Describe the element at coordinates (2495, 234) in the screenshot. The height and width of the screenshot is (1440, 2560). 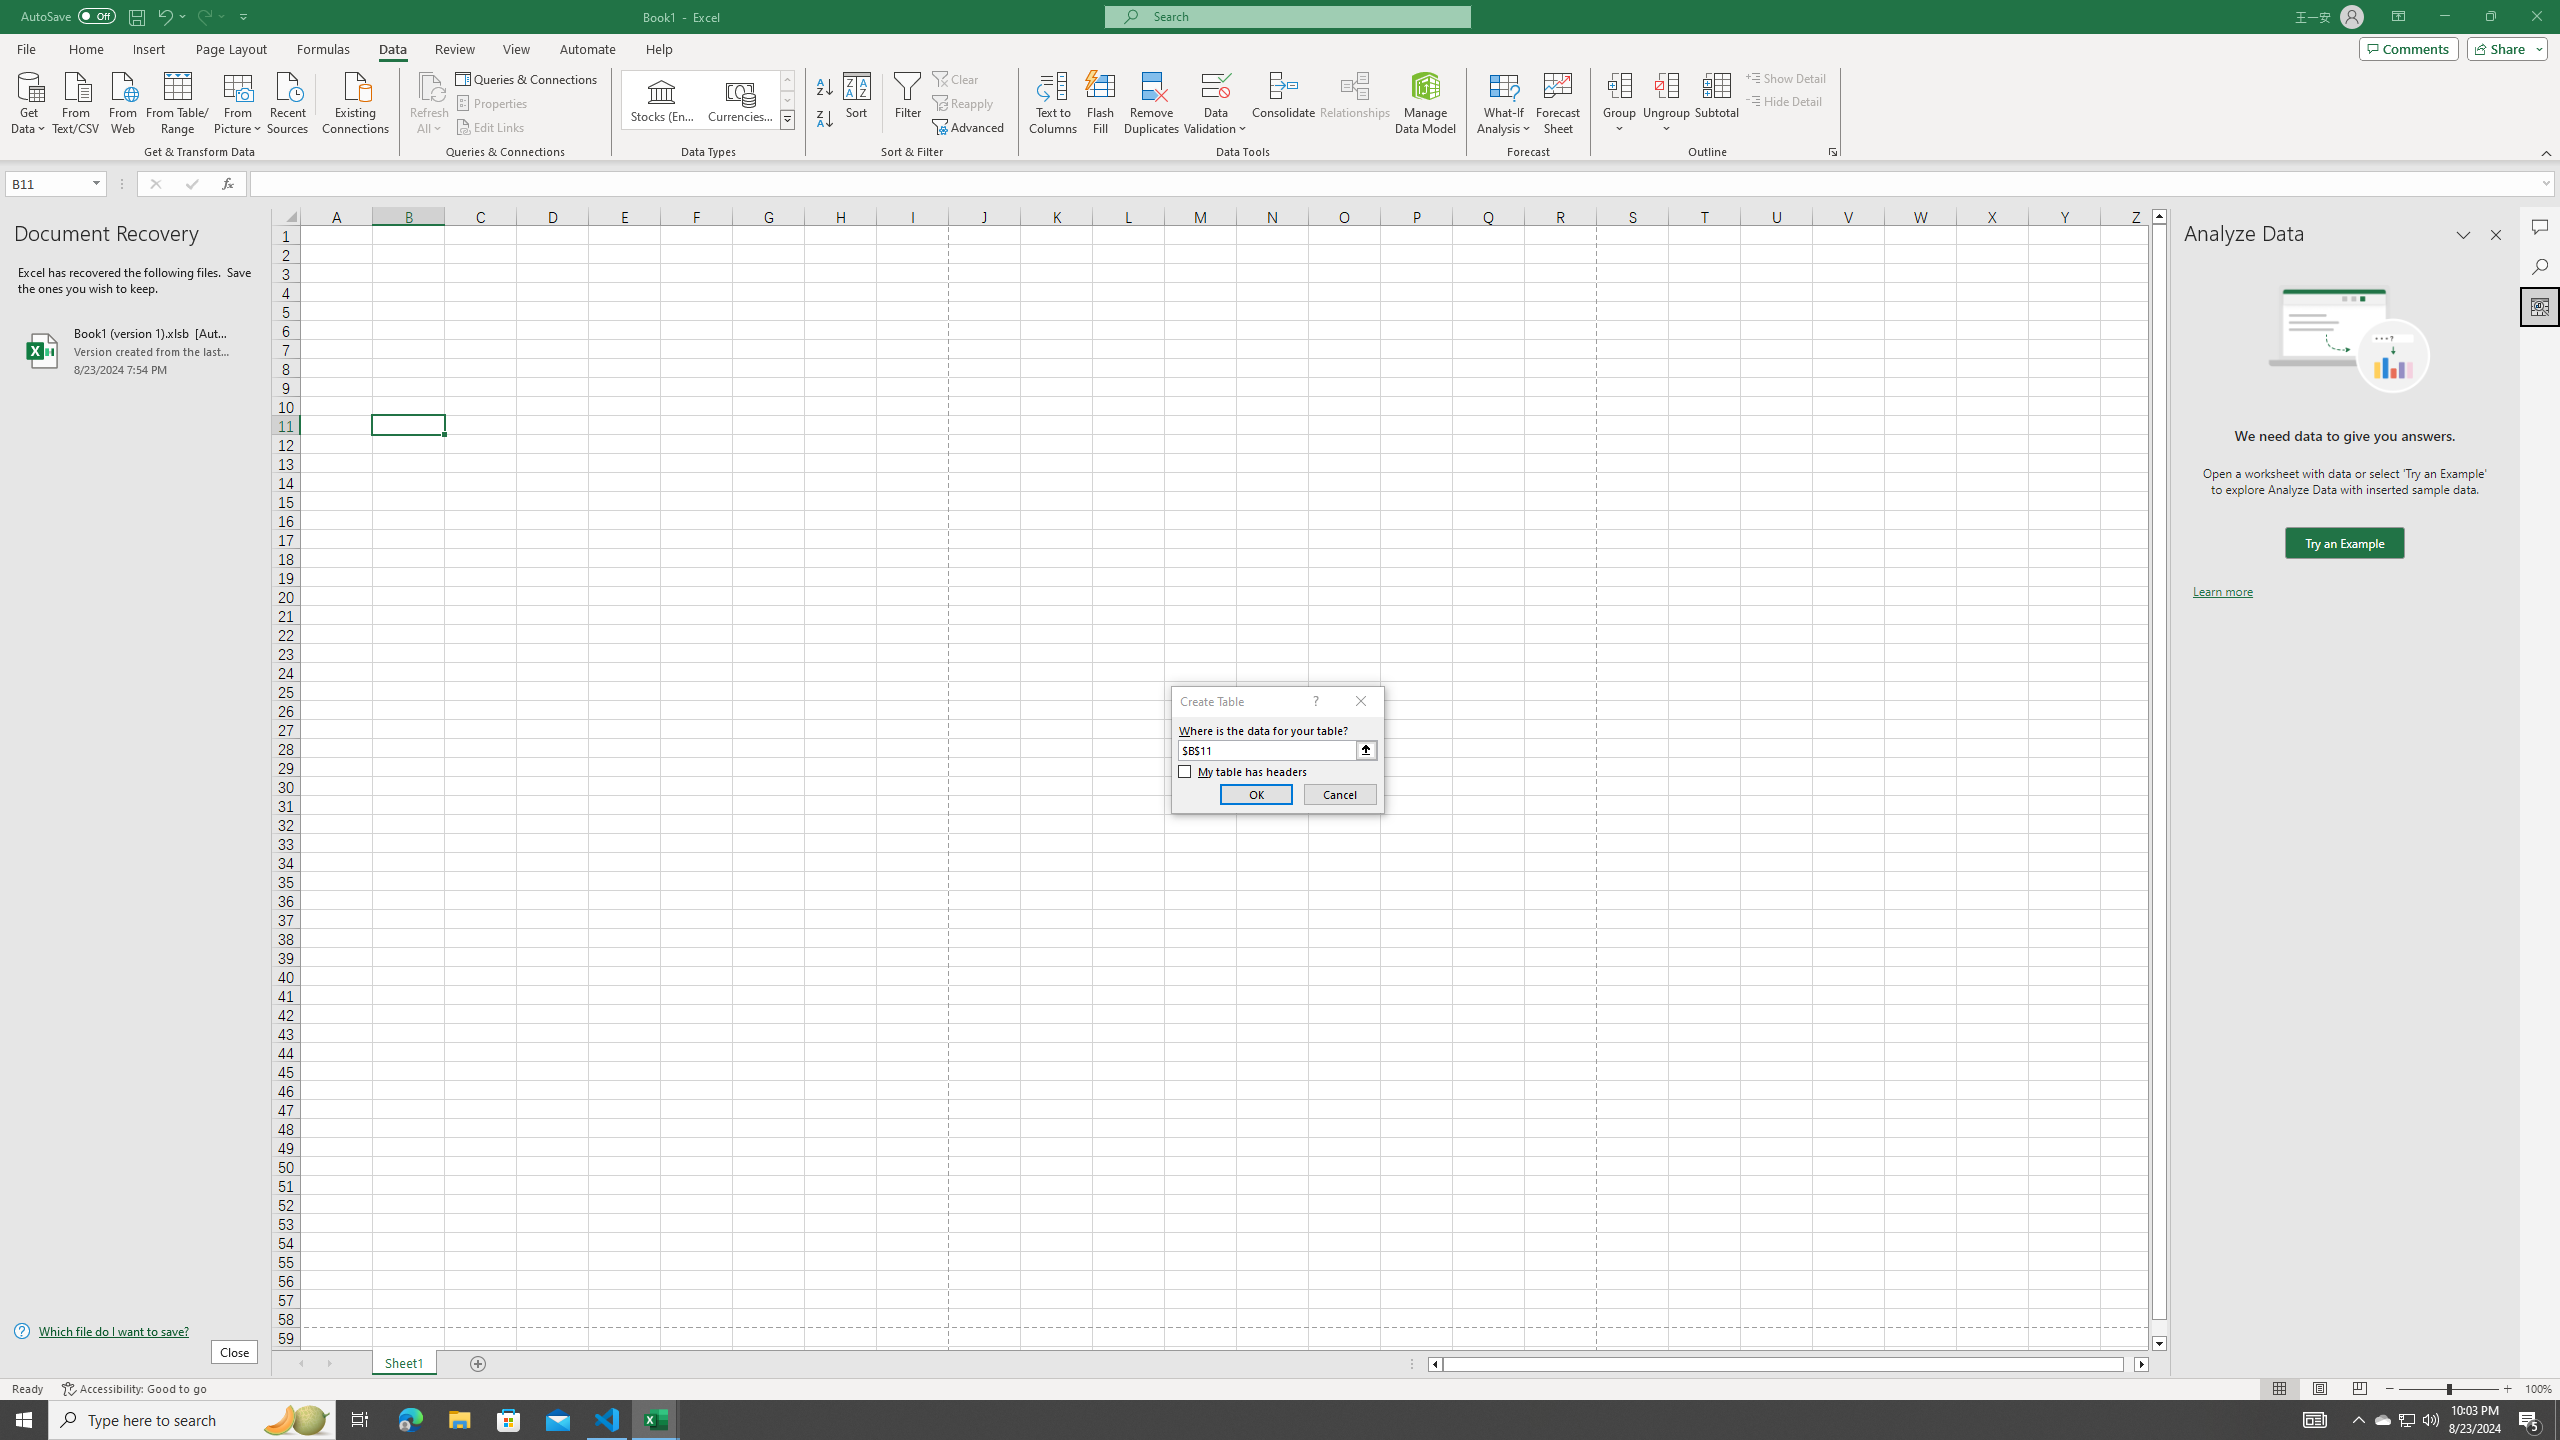
I see `'Close pane'` at that location.